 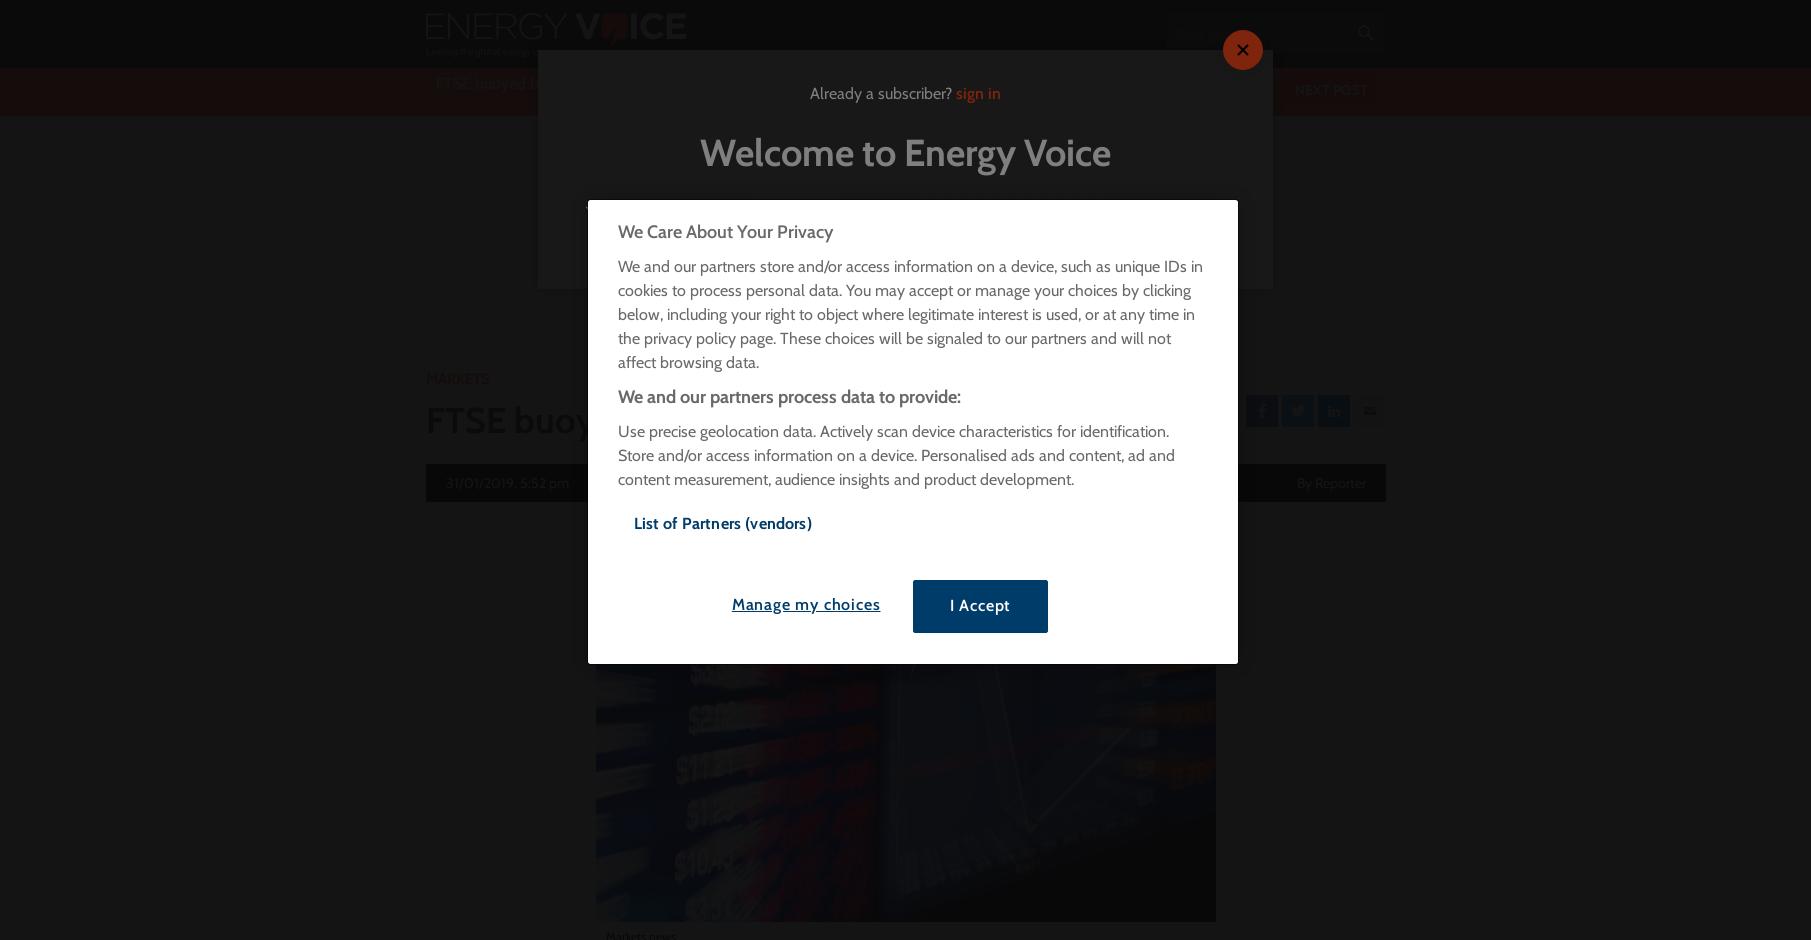 What do you see at coordinates (516, 328) in the screenshot?
I see `'Wind'` at bounding box center [516, 328].